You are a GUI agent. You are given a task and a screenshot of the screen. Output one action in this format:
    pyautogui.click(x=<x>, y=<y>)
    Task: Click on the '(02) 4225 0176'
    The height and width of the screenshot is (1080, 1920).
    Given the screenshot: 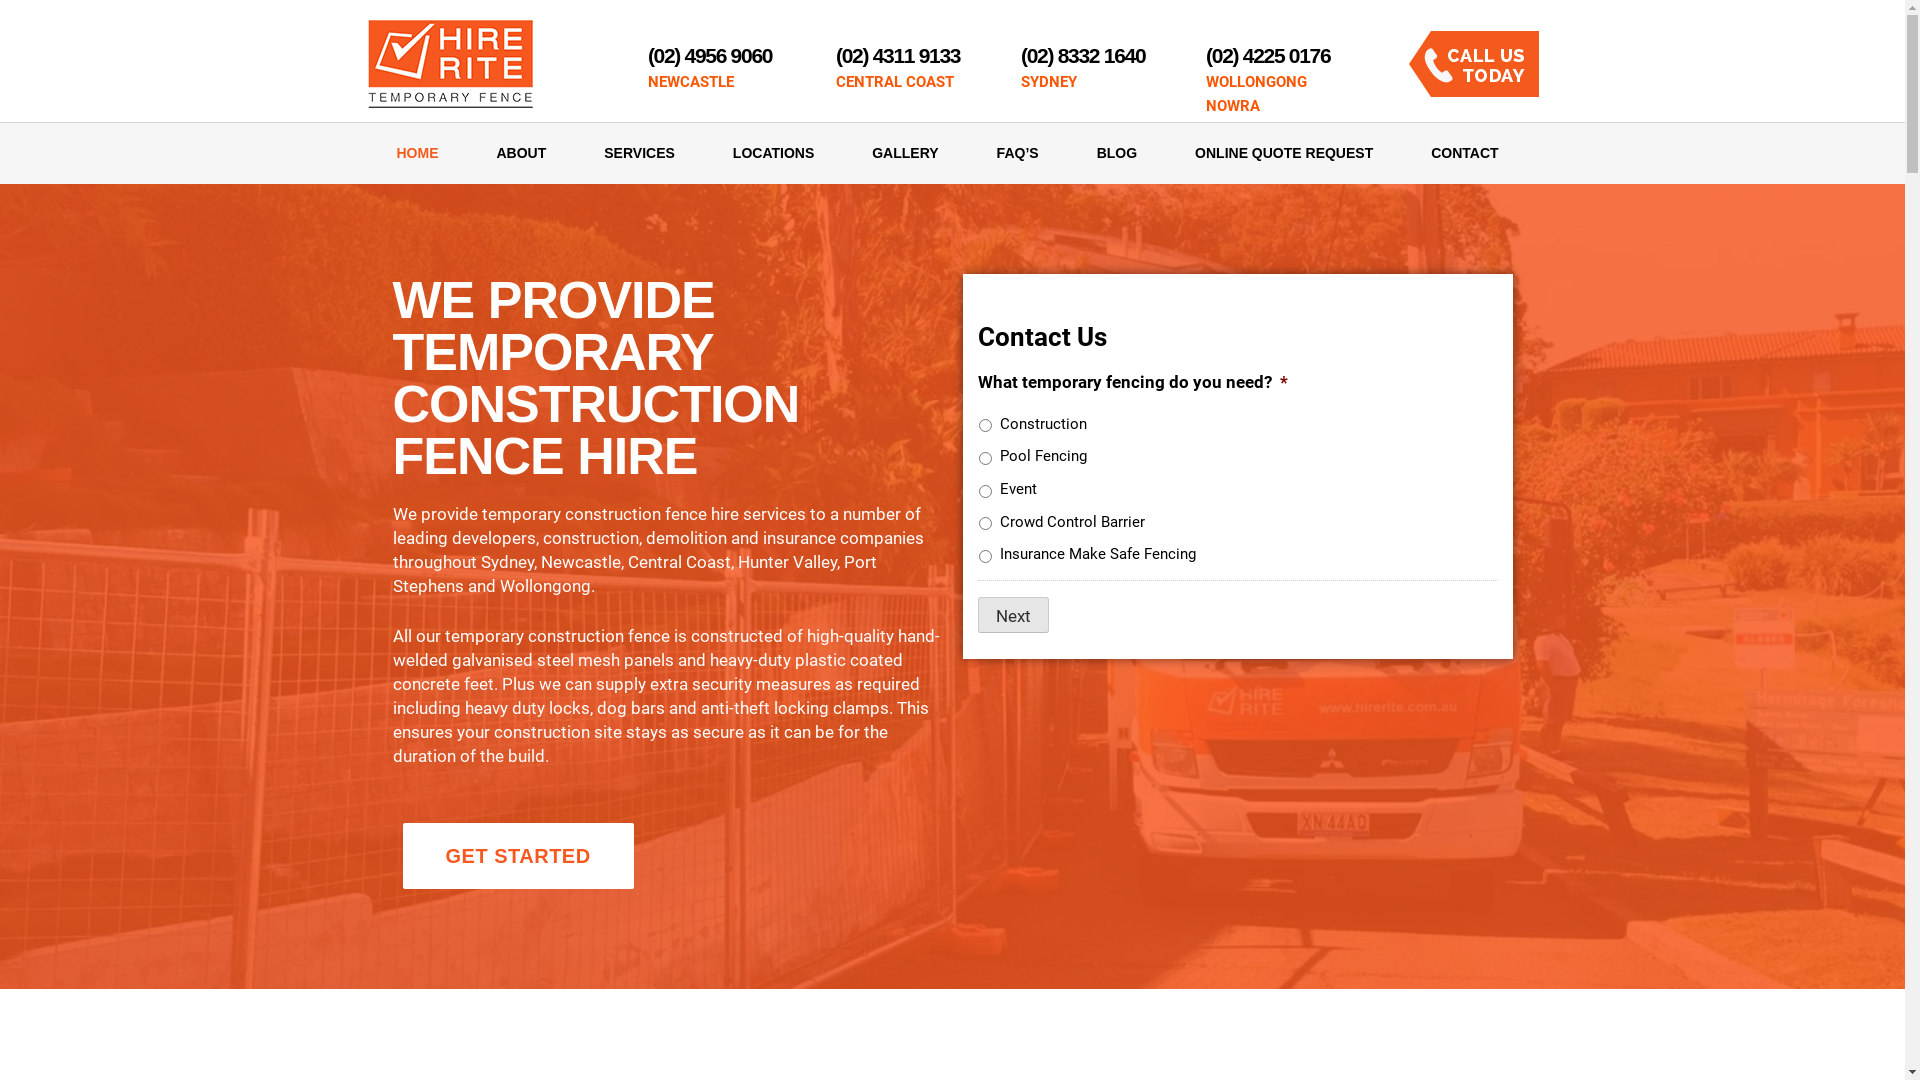 What is the action you would take?
    pyautogui.click(x=1266, y=54)
    